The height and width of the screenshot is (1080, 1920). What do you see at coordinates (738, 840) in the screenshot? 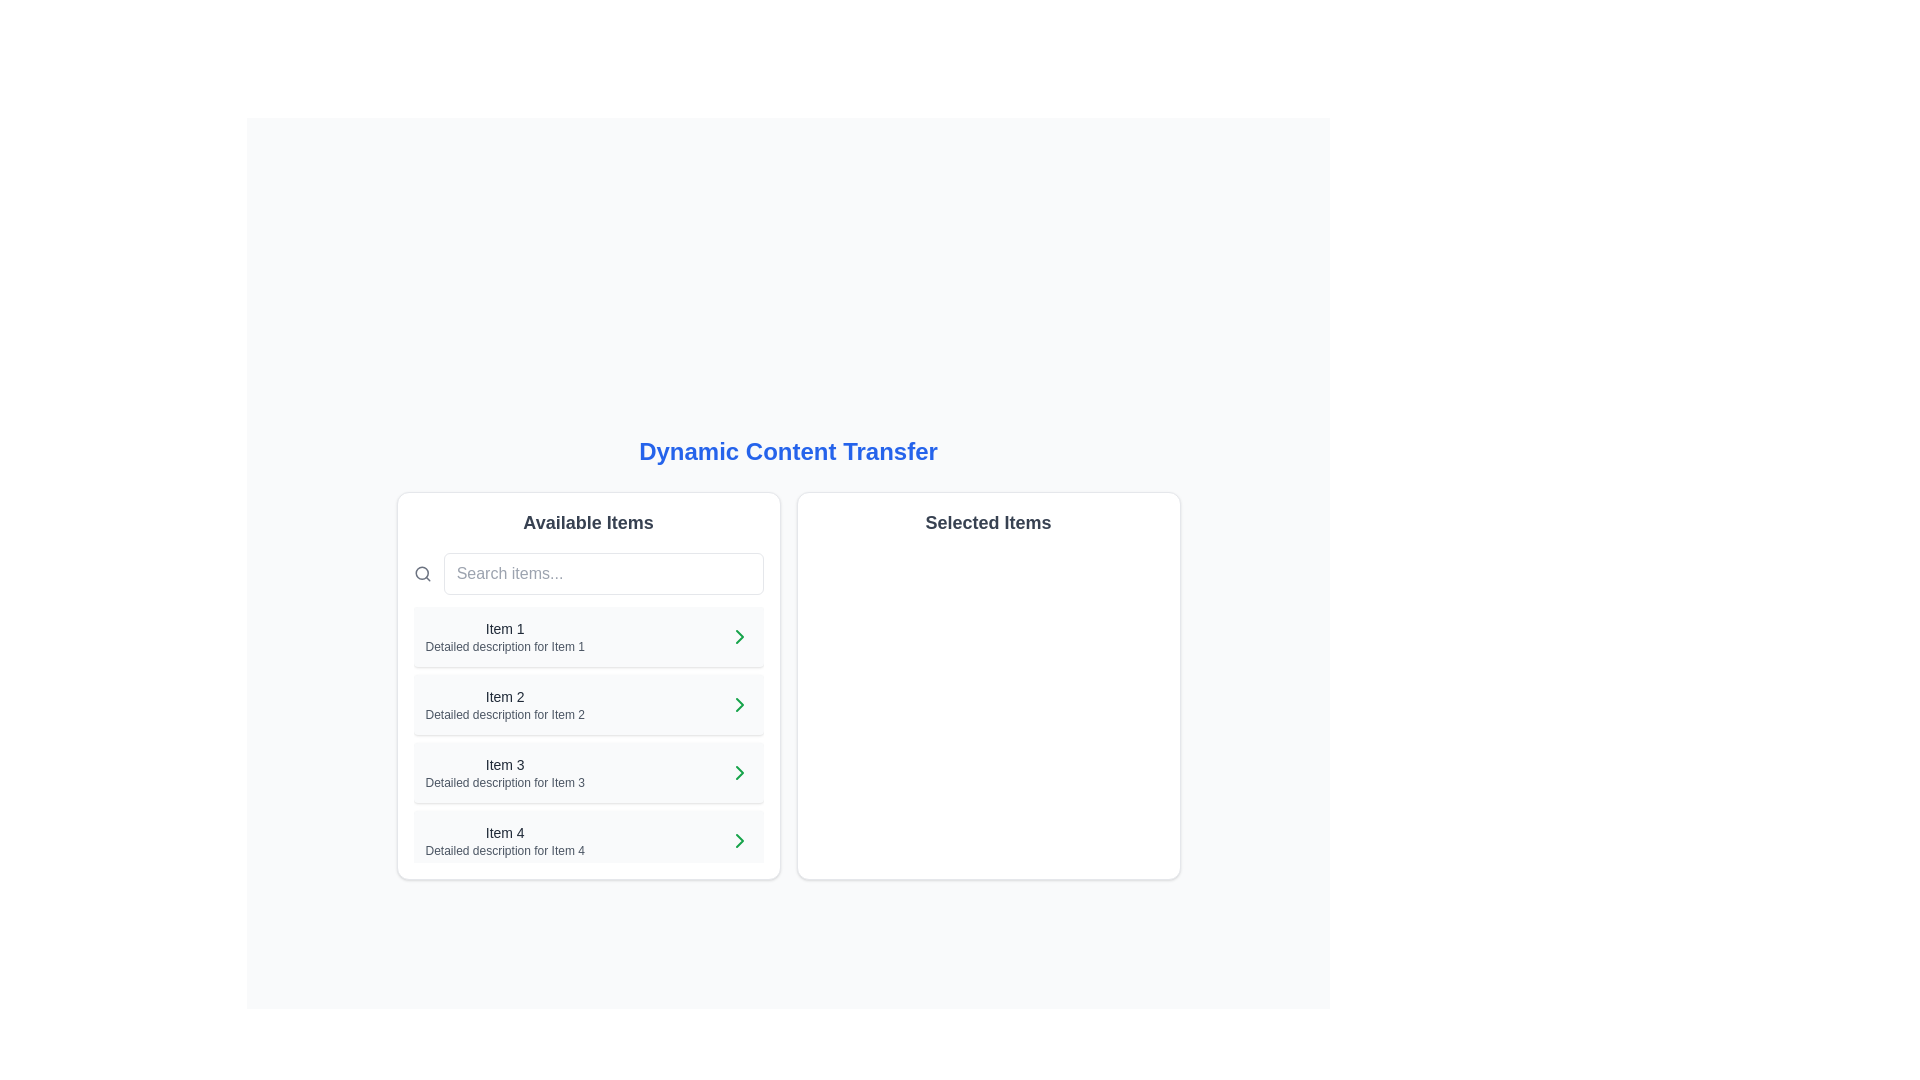
I see `the Chevron icon located at the rightmost position of 'Item 4' in the 'Available Items' list` at bounding box center [738, 840].